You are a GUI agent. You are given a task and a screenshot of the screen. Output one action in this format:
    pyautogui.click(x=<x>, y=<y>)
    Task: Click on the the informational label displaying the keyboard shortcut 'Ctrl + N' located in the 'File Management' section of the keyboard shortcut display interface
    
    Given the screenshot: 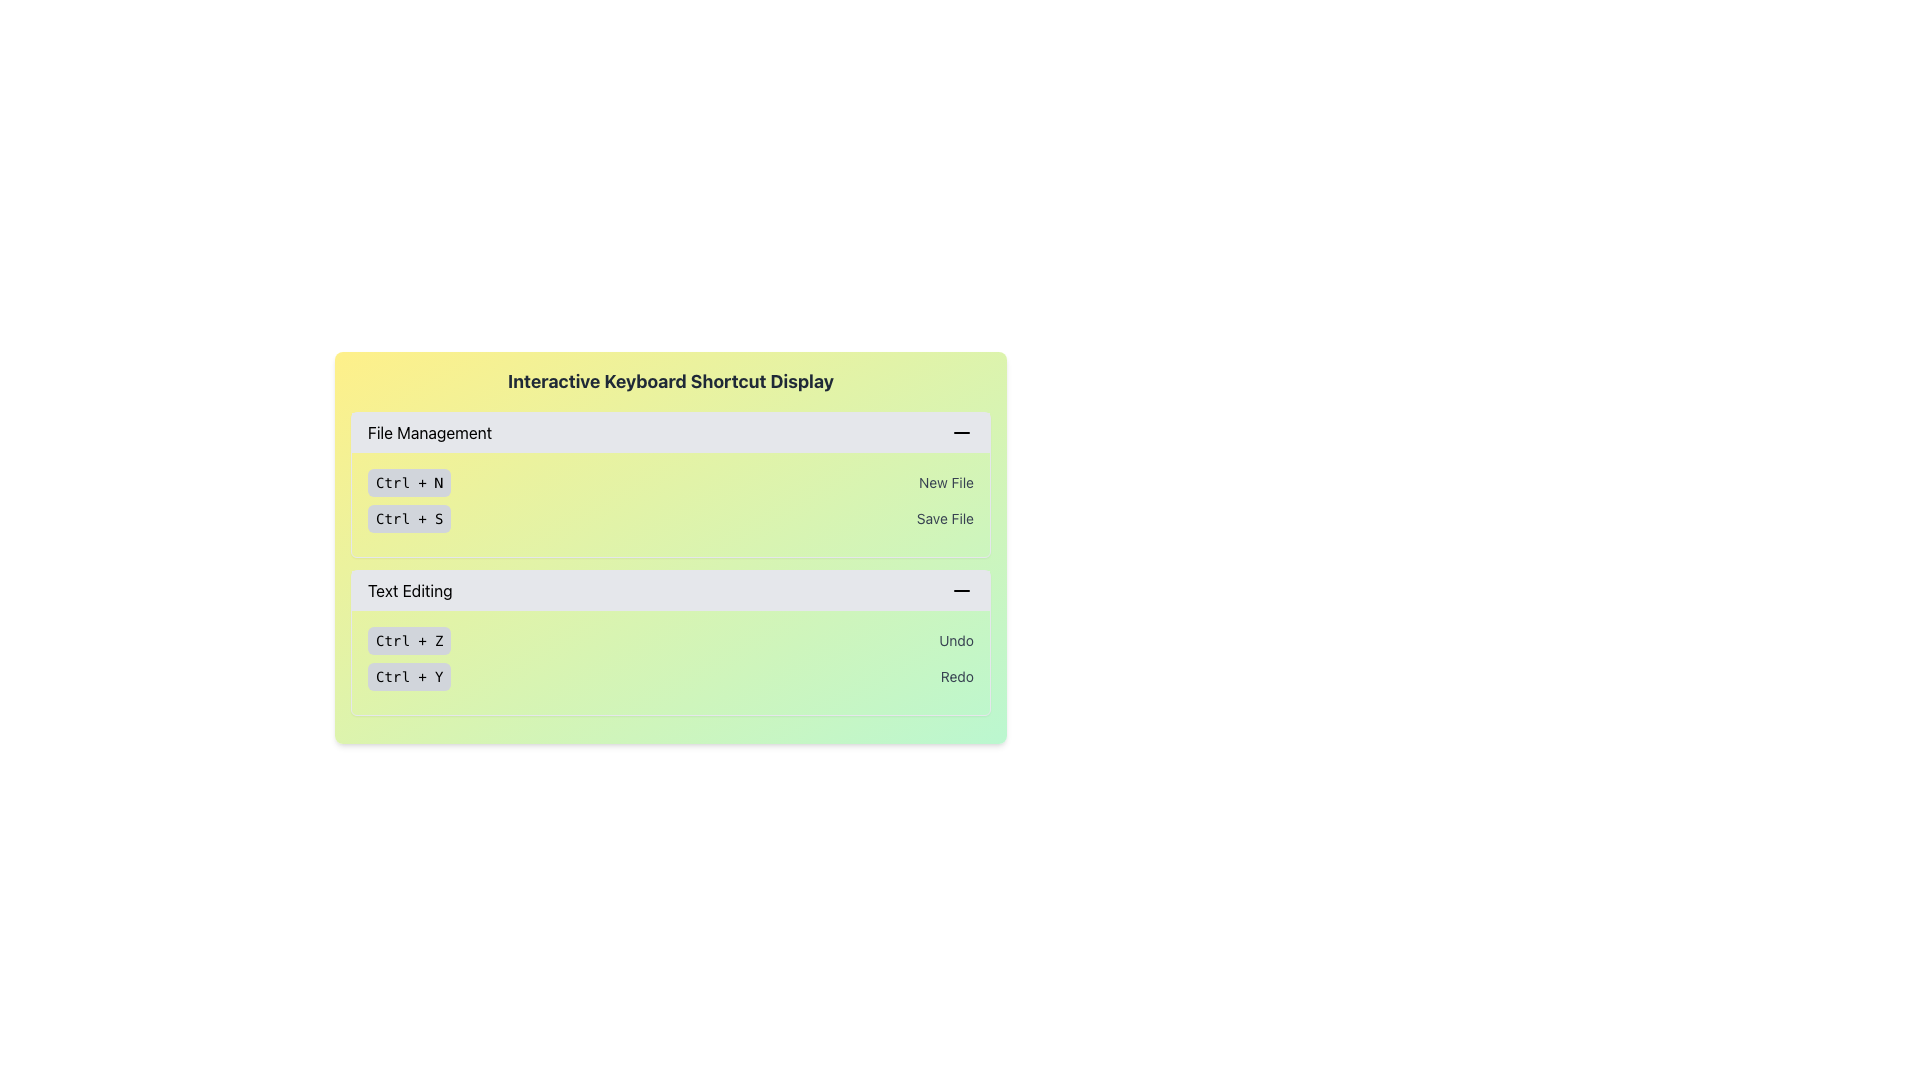 What is the action you would take?
    pyautogui.click(x=408, y=482)
    